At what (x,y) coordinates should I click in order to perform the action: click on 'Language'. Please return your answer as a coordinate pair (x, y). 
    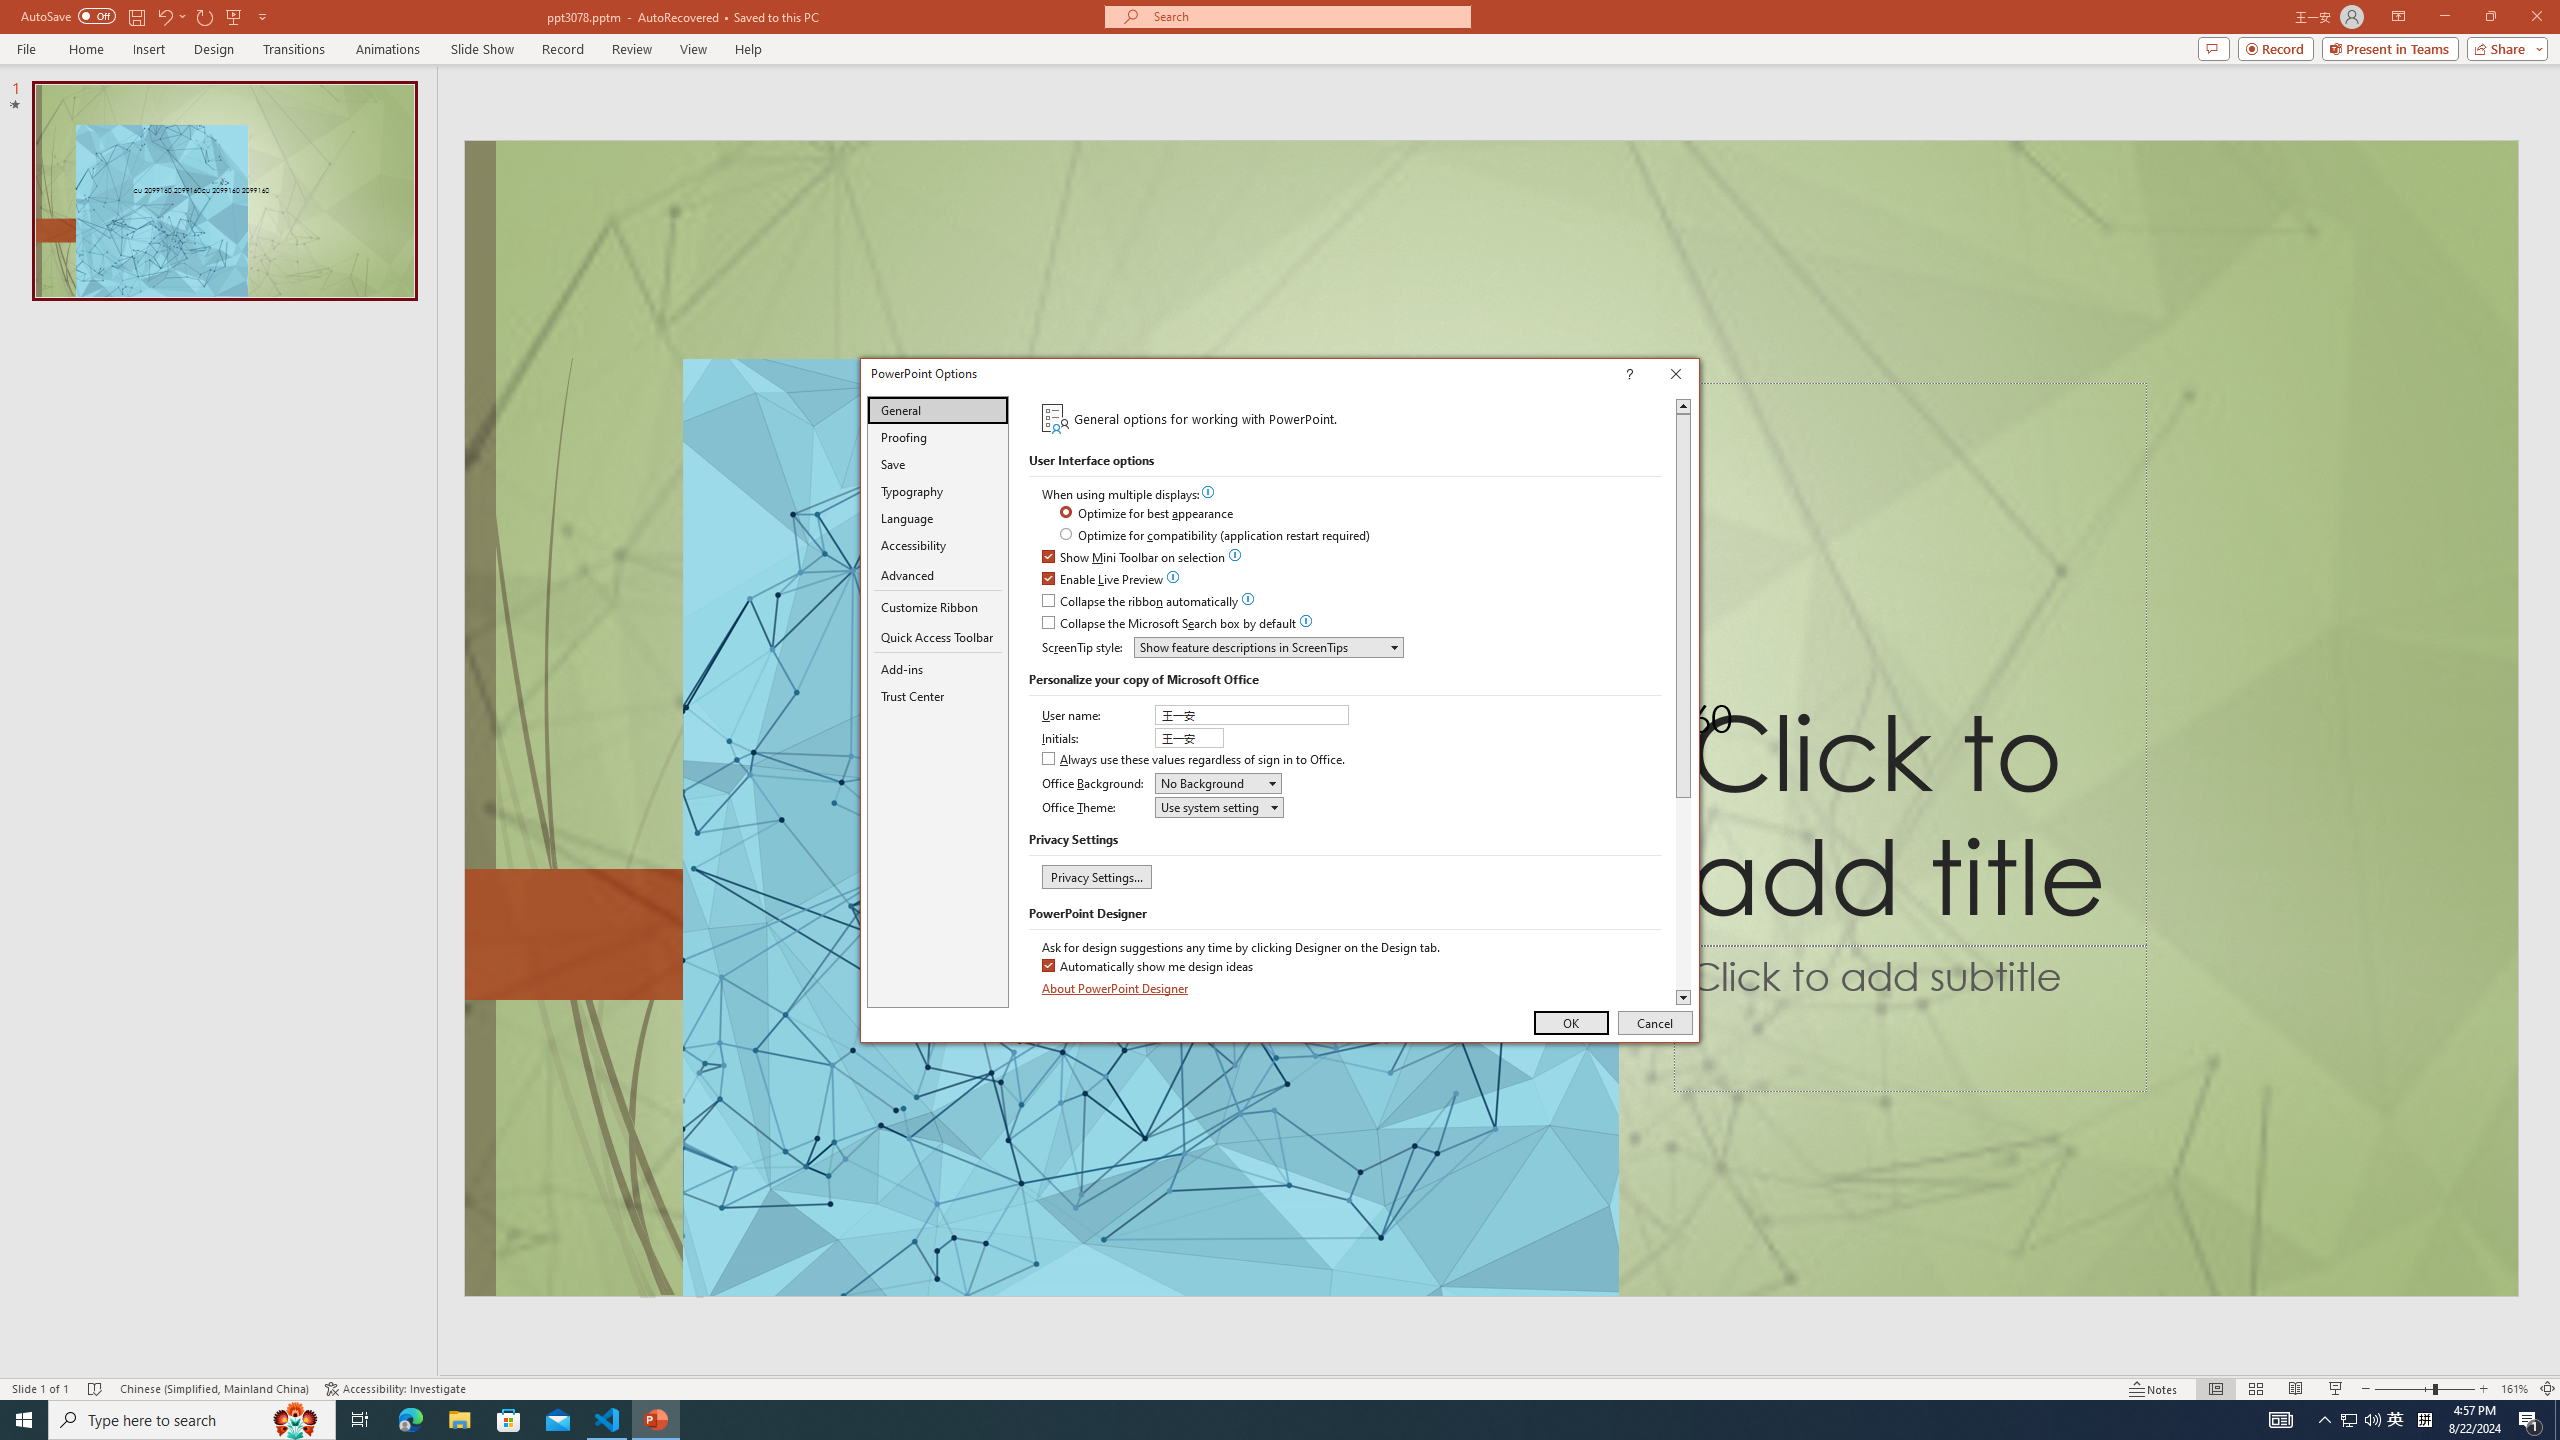
    Looking at the image, I should click on (937, 517).